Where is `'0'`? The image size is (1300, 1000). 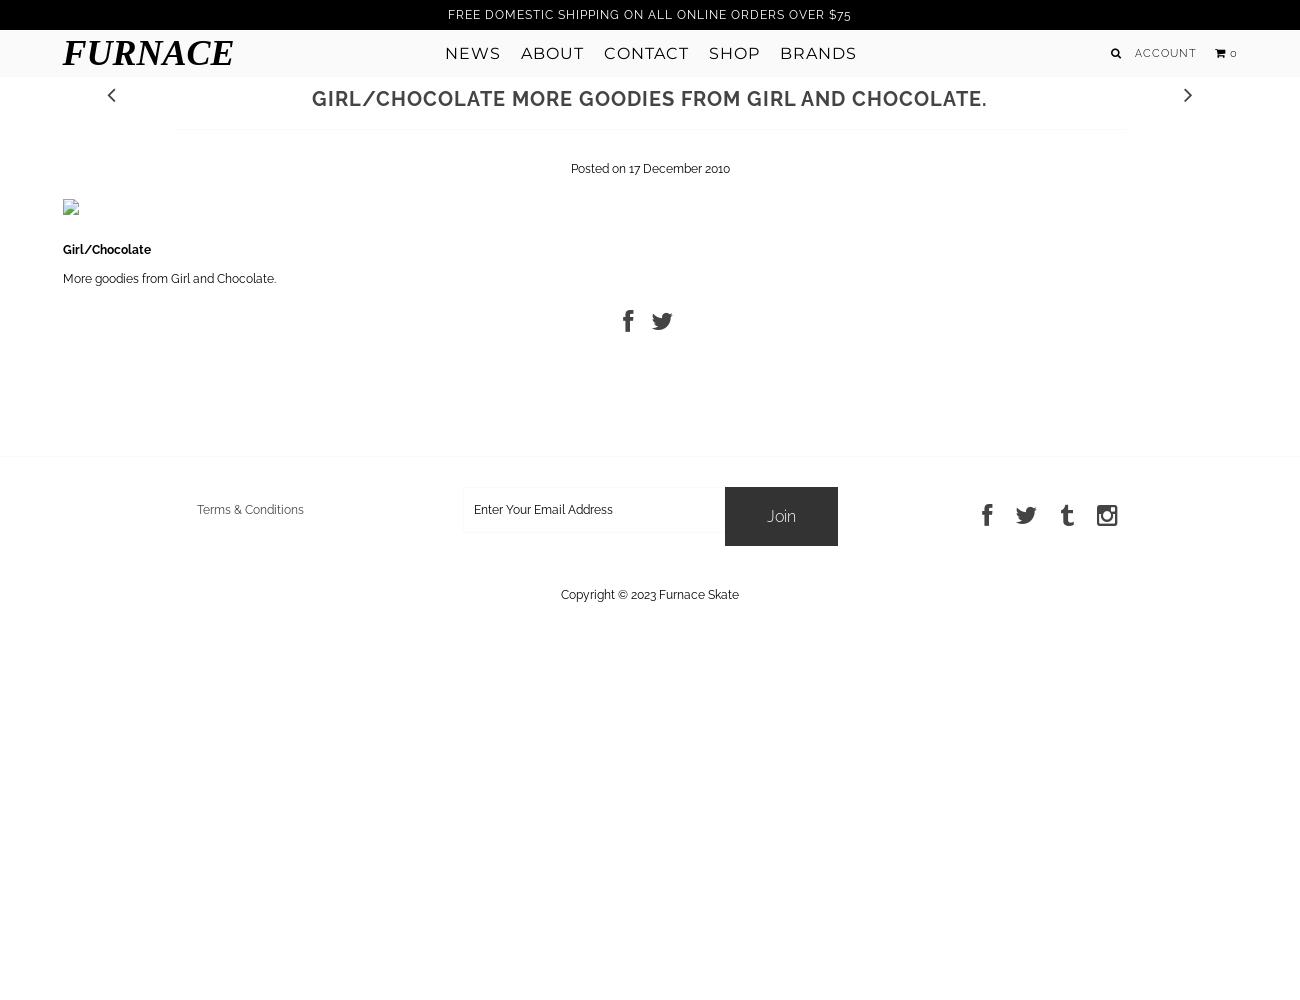 '0' is located at coordinates (1232, 53).